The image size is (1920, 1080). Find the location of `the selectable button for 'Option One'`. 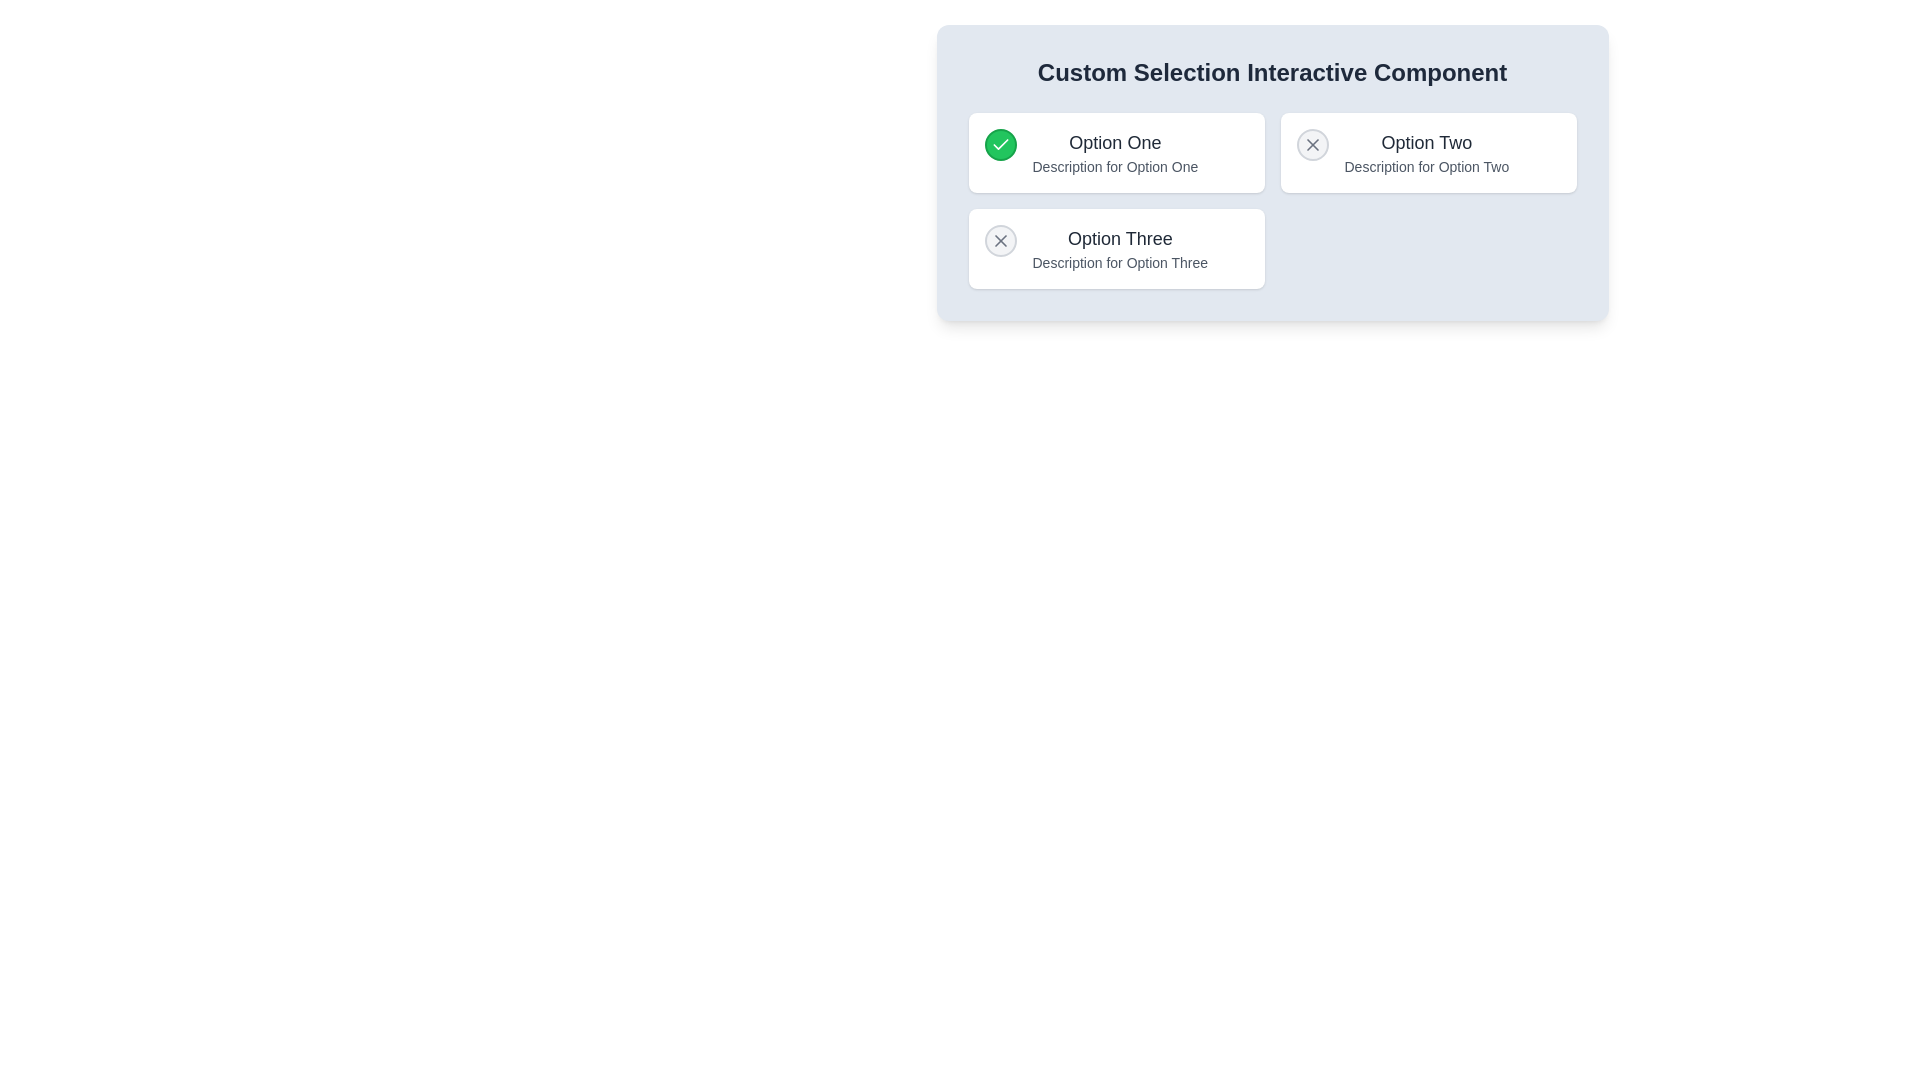

the selectable button for 'Option One' is located at coordinates (1000, 144).